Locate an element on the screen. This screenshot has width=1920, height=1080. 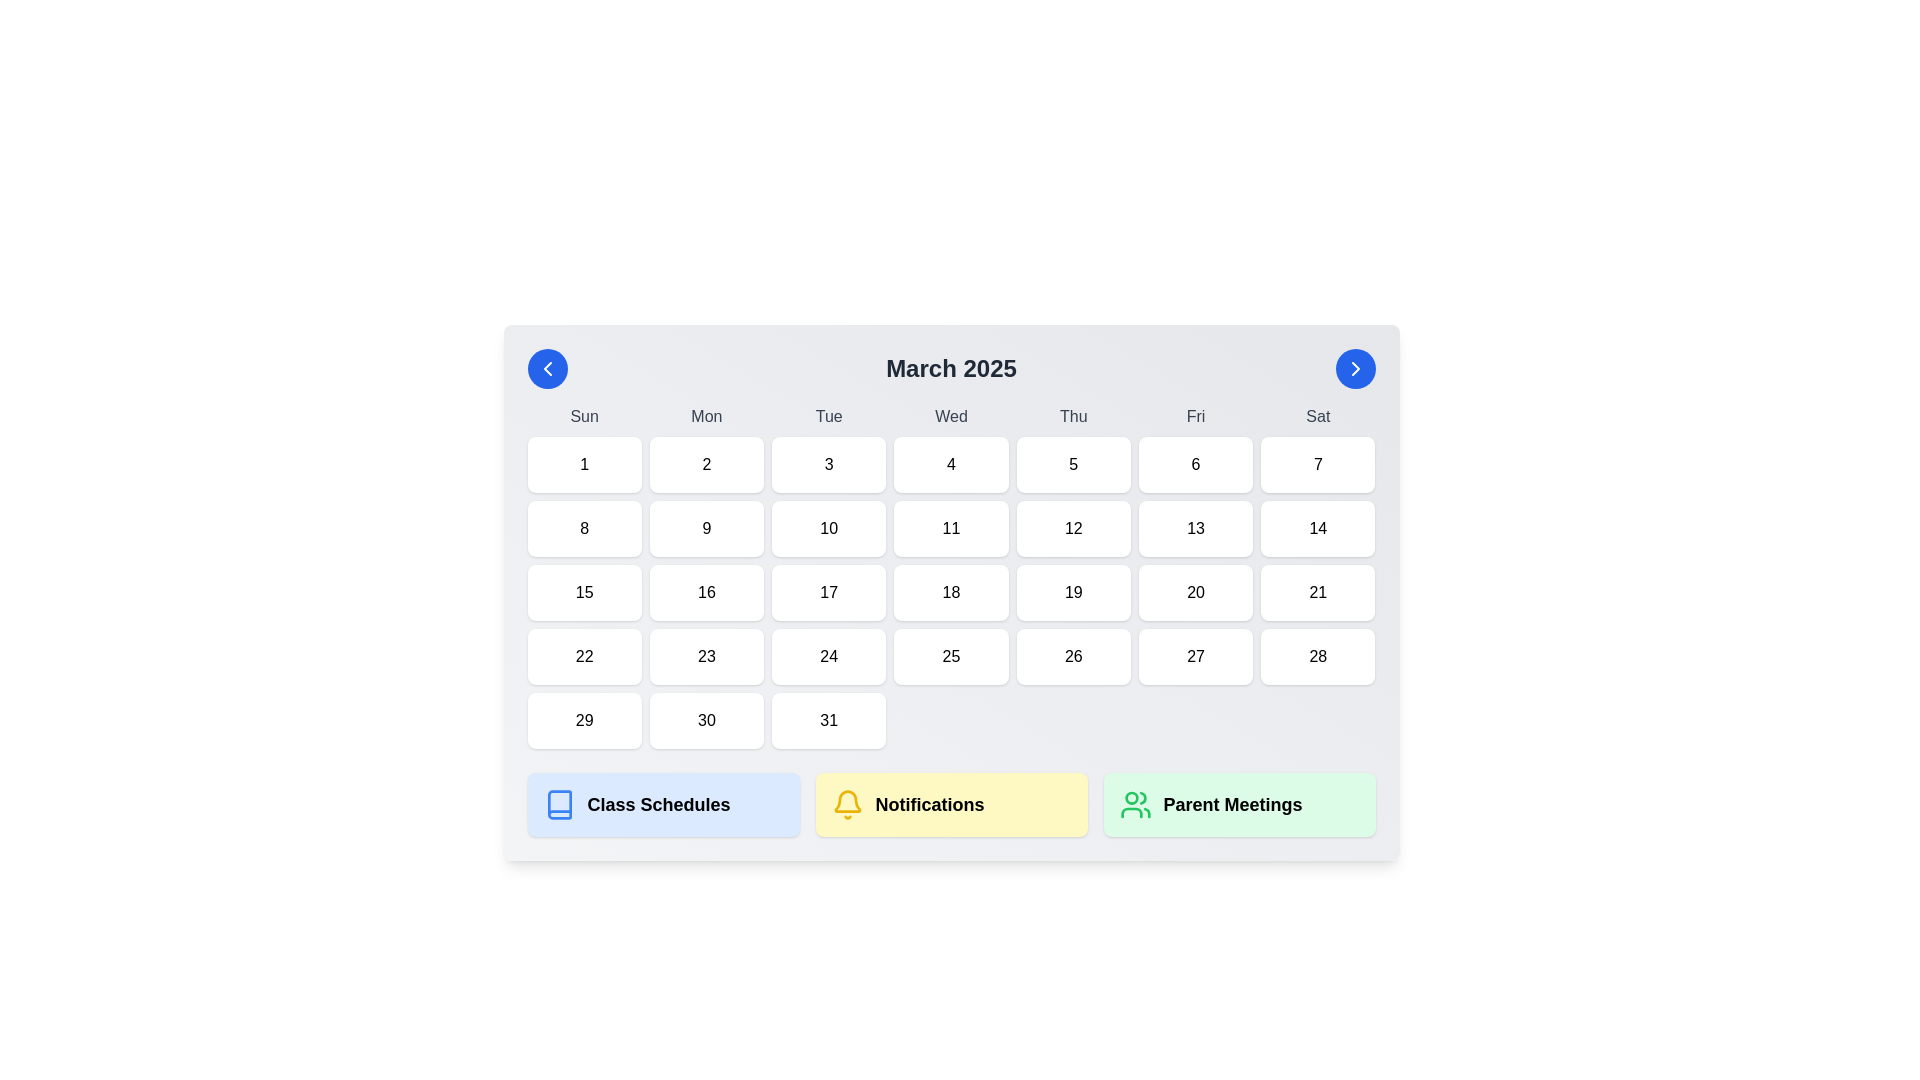
the yellow rectangular tile labeled 'Notifications' featuring a bell icon is located at coordinates (950, 804).